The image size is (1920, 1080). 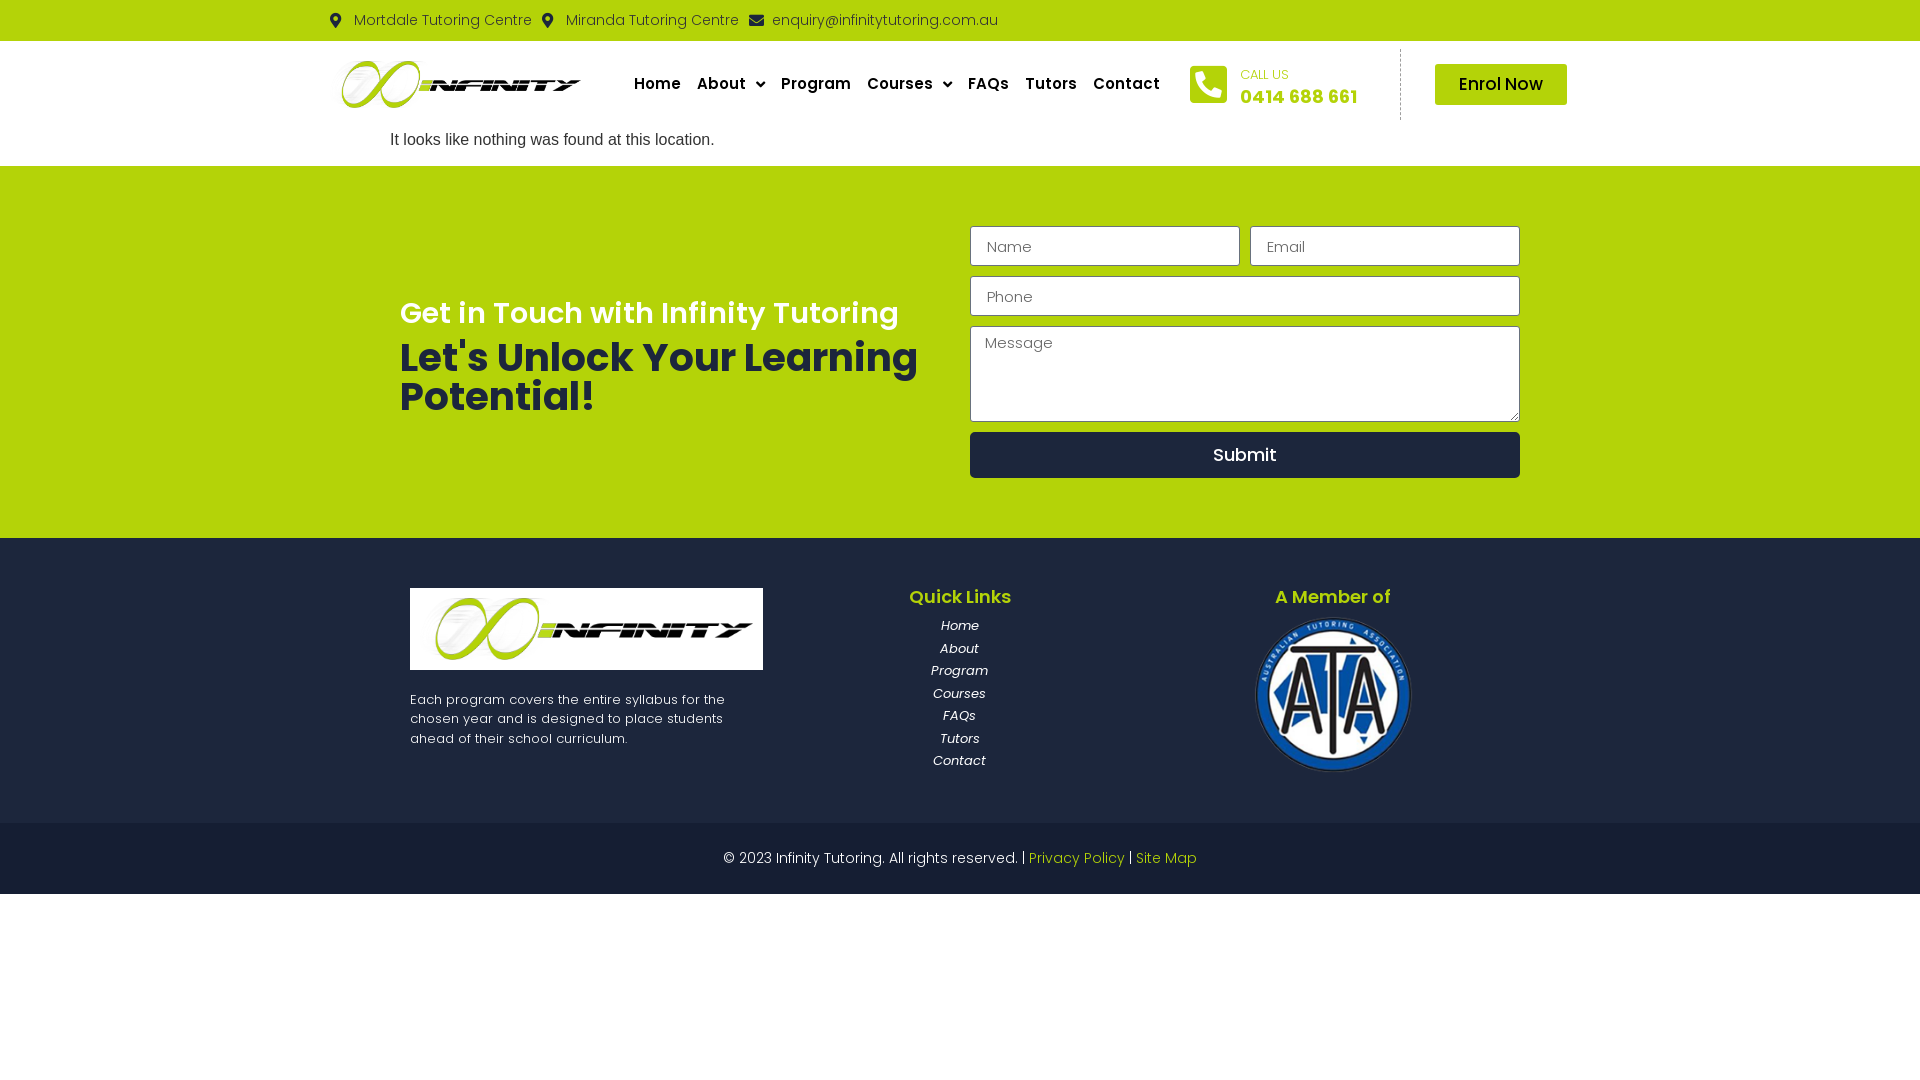 I want to click on 'About', so click(x=729, y=83).